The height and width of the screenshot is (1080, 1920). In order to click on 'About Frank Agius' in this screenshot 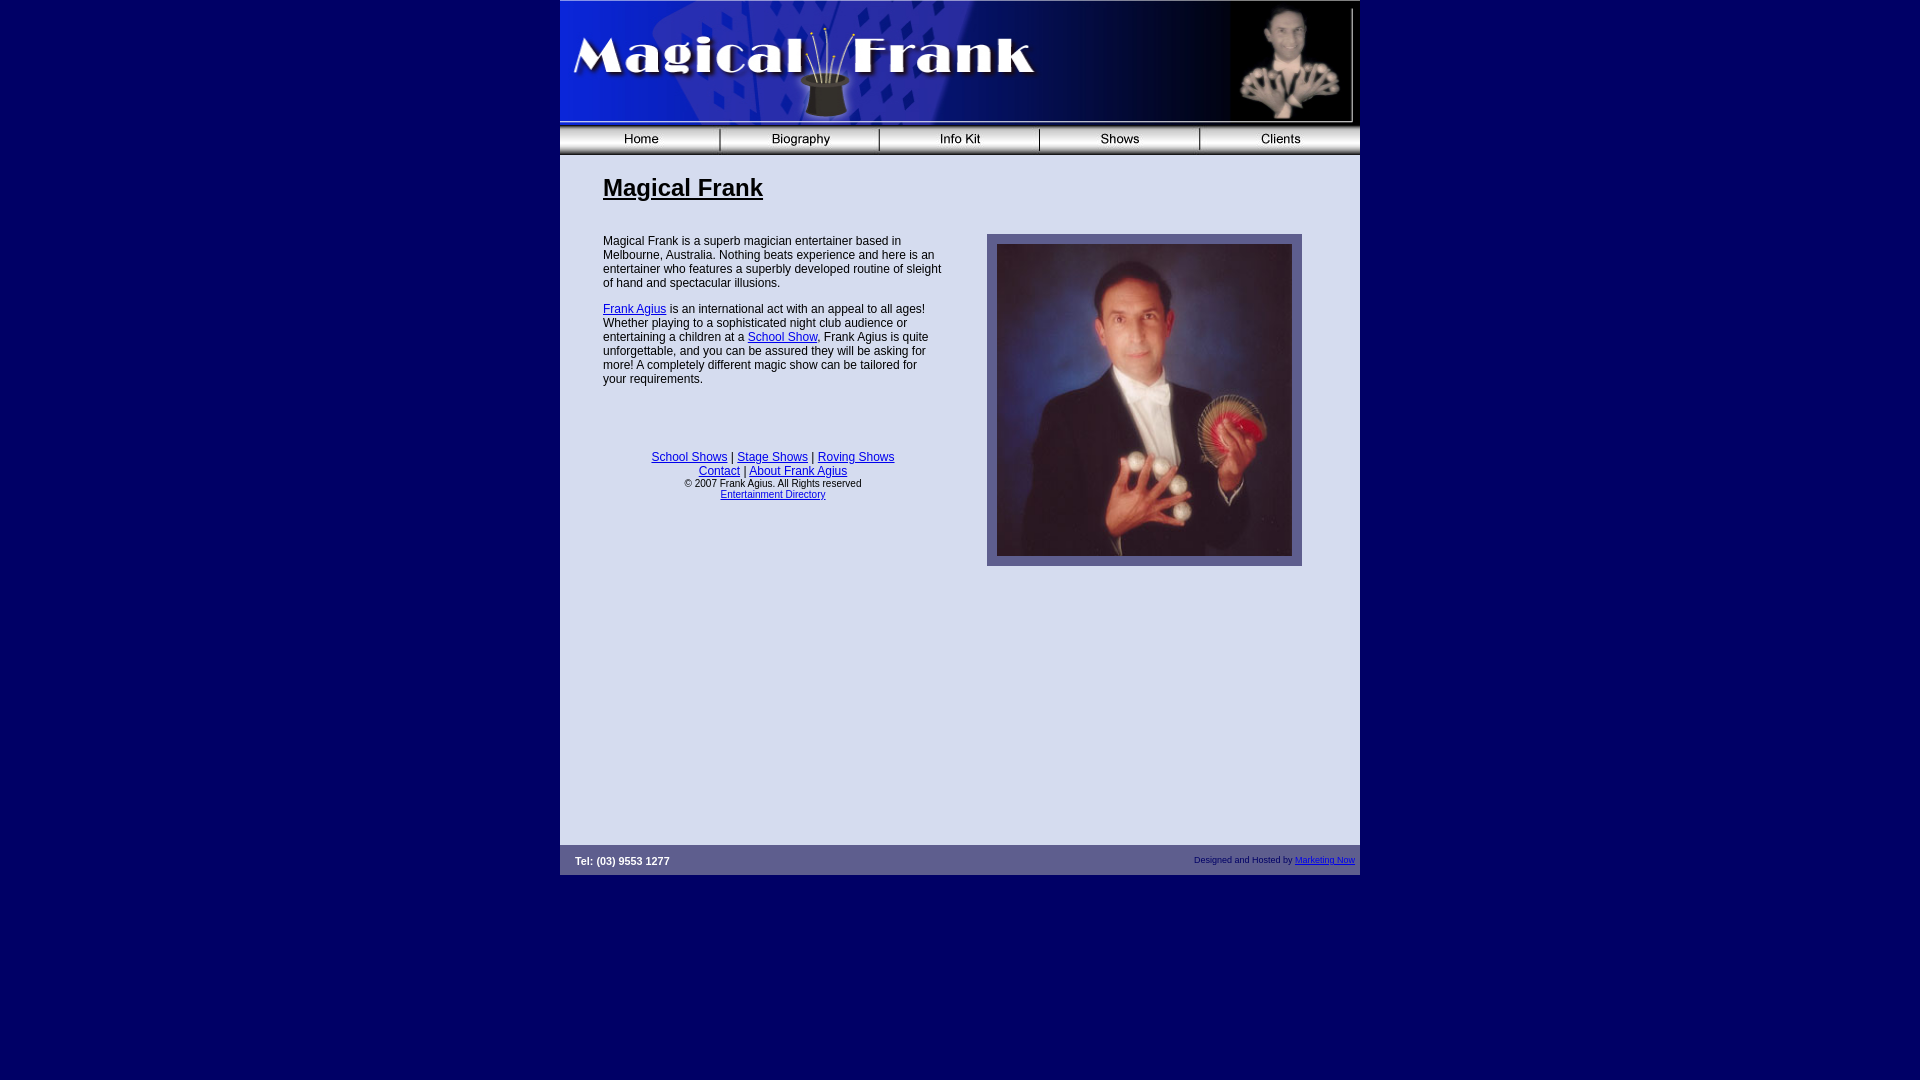, I will do `click(796, 470)`.